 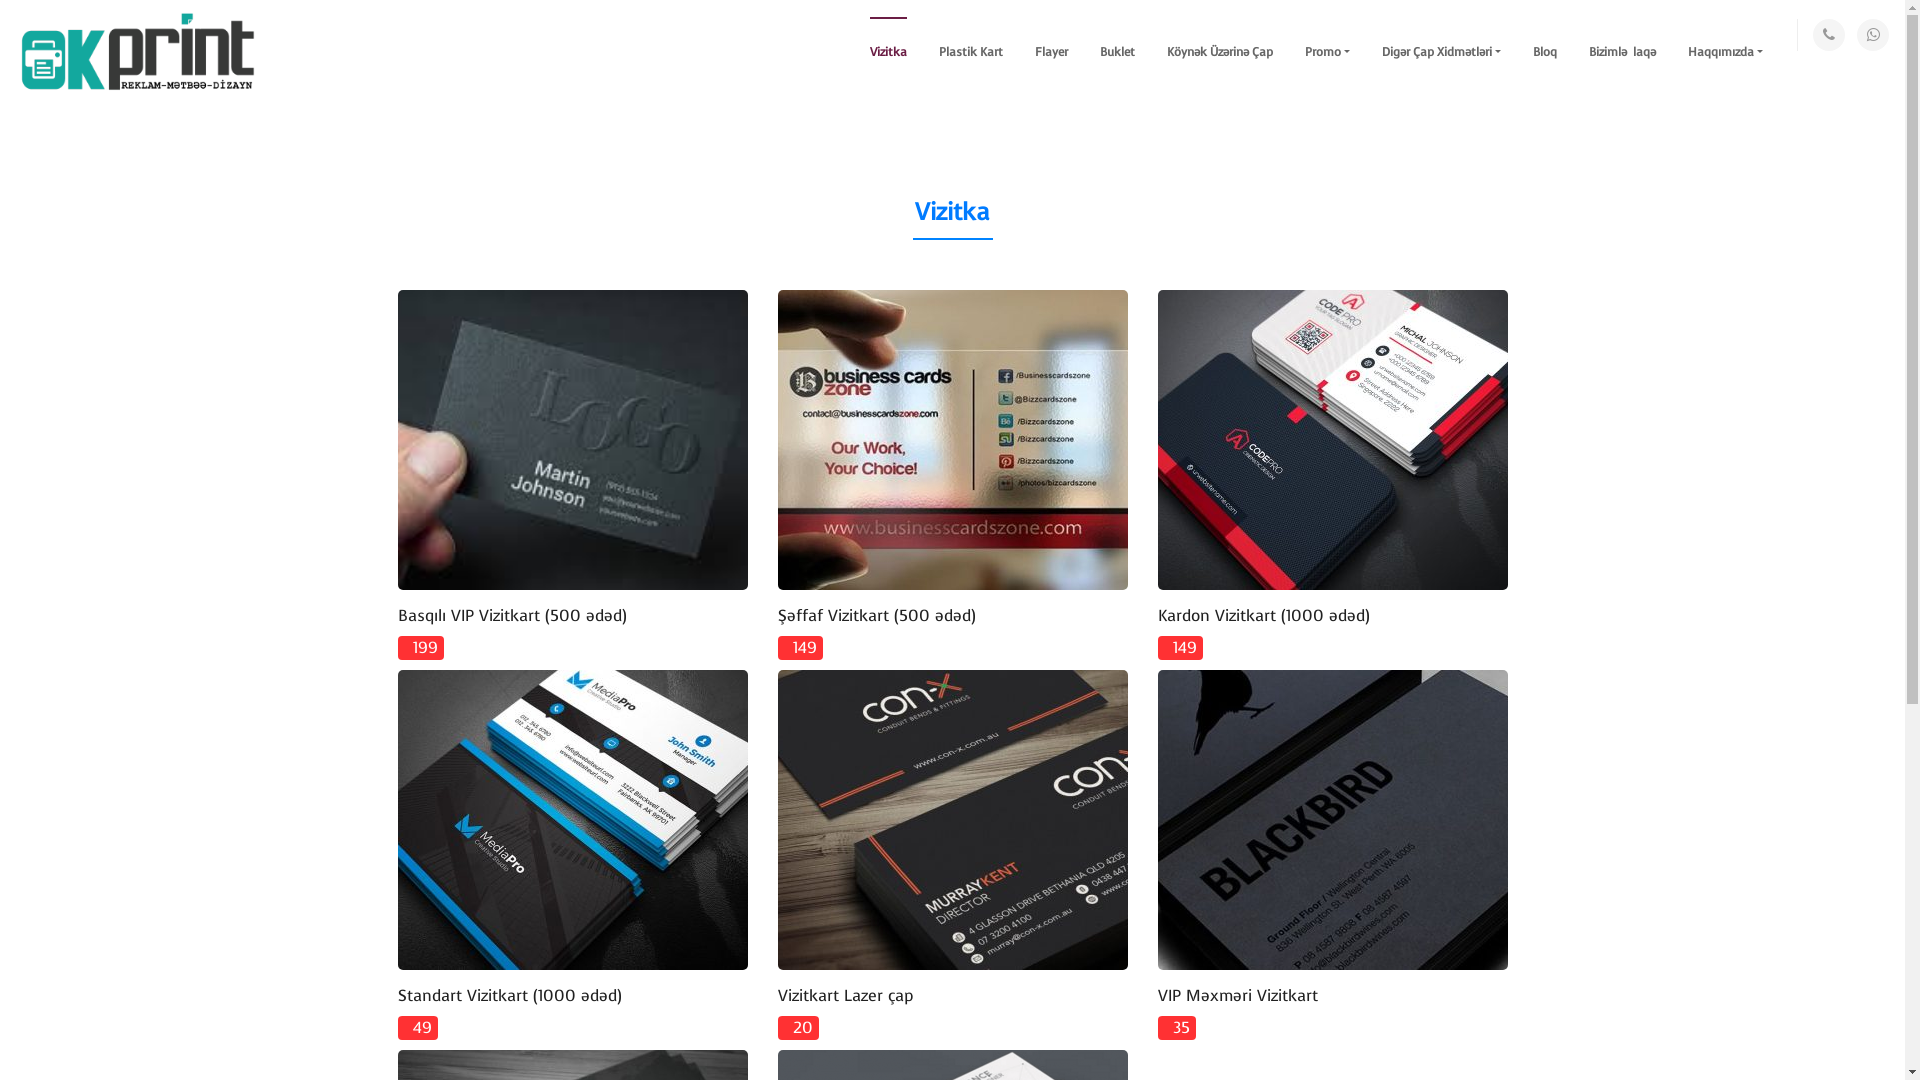 I want to click on 'Flayer', so click(x=1035, y=50).